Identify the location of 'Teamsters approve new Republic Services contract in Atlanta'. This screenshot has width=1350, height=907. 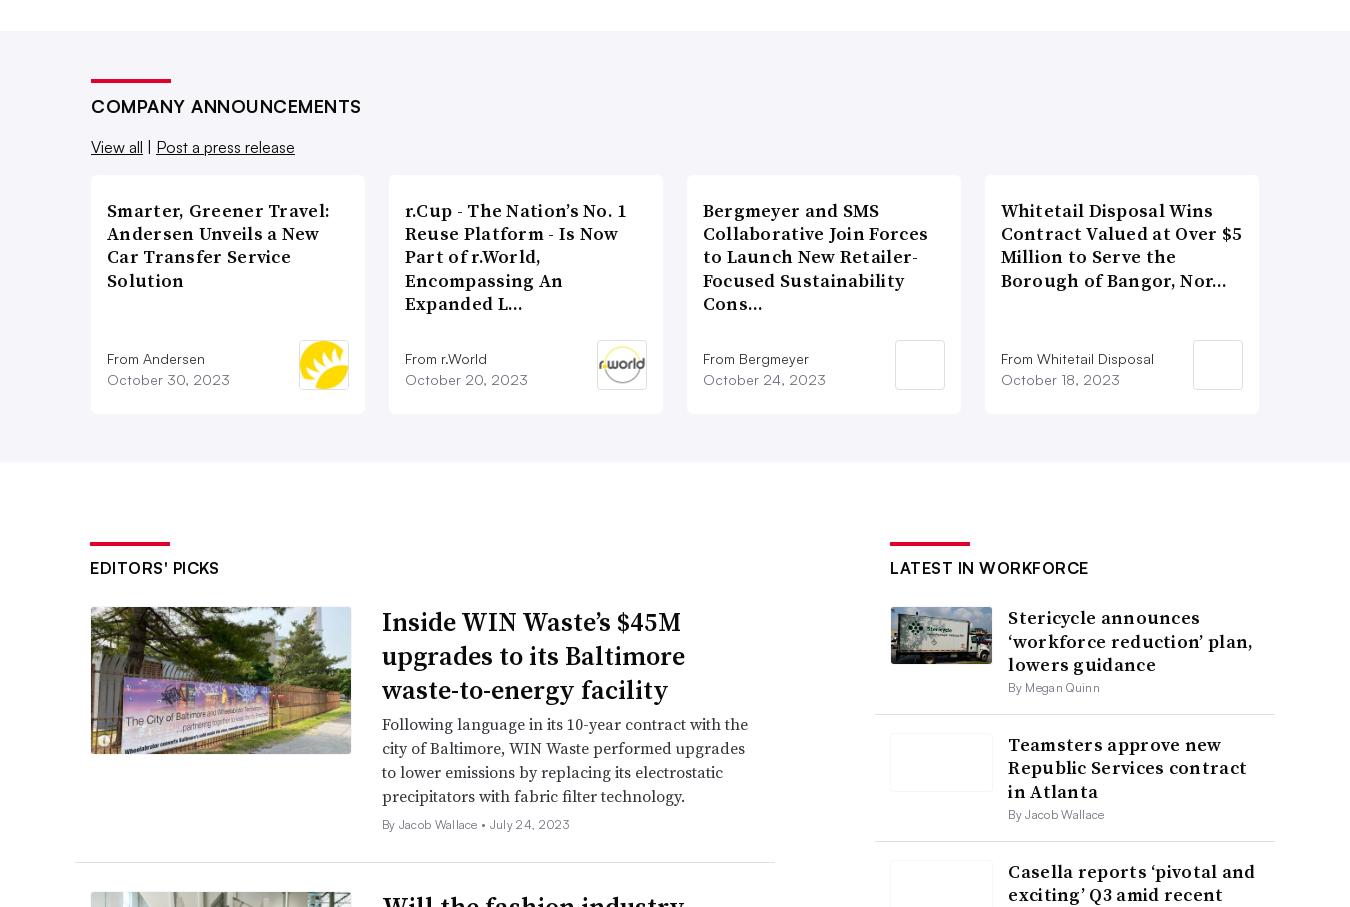
(1126, 766).